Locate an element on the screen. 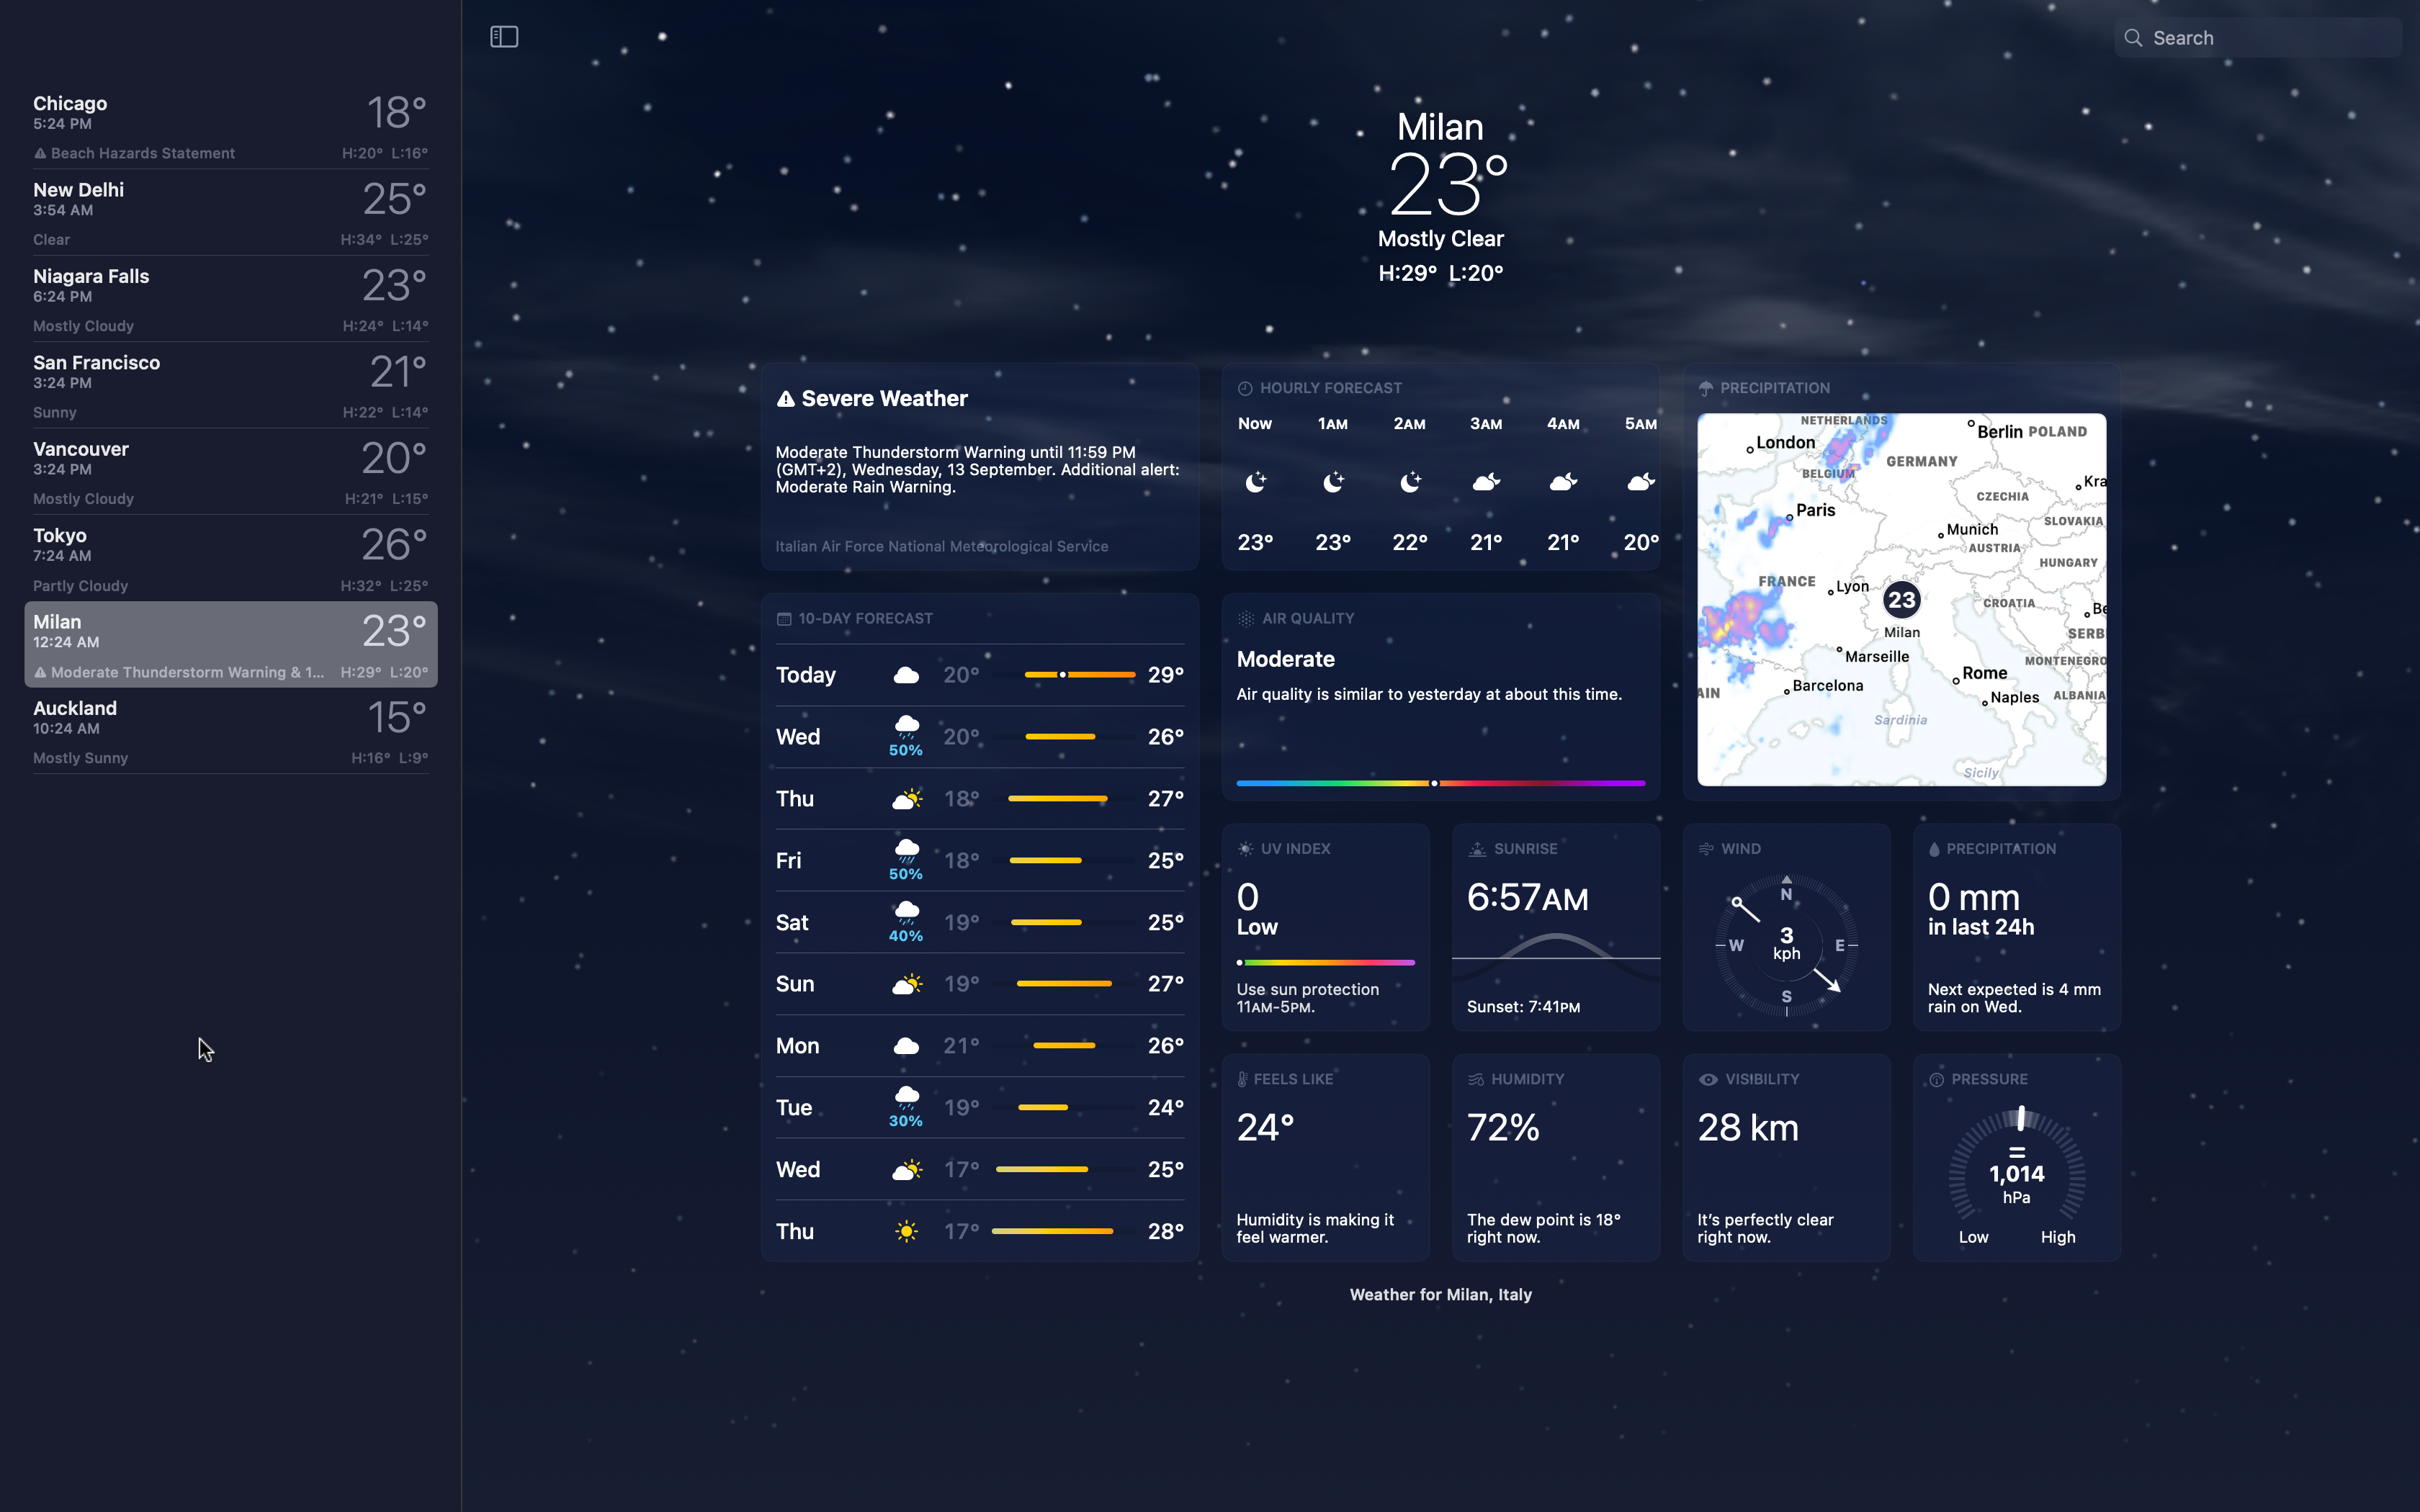 This screenshot has width=2420, height=1512. Display weather forecast for Tokyo is located at coordinates (225, 559).